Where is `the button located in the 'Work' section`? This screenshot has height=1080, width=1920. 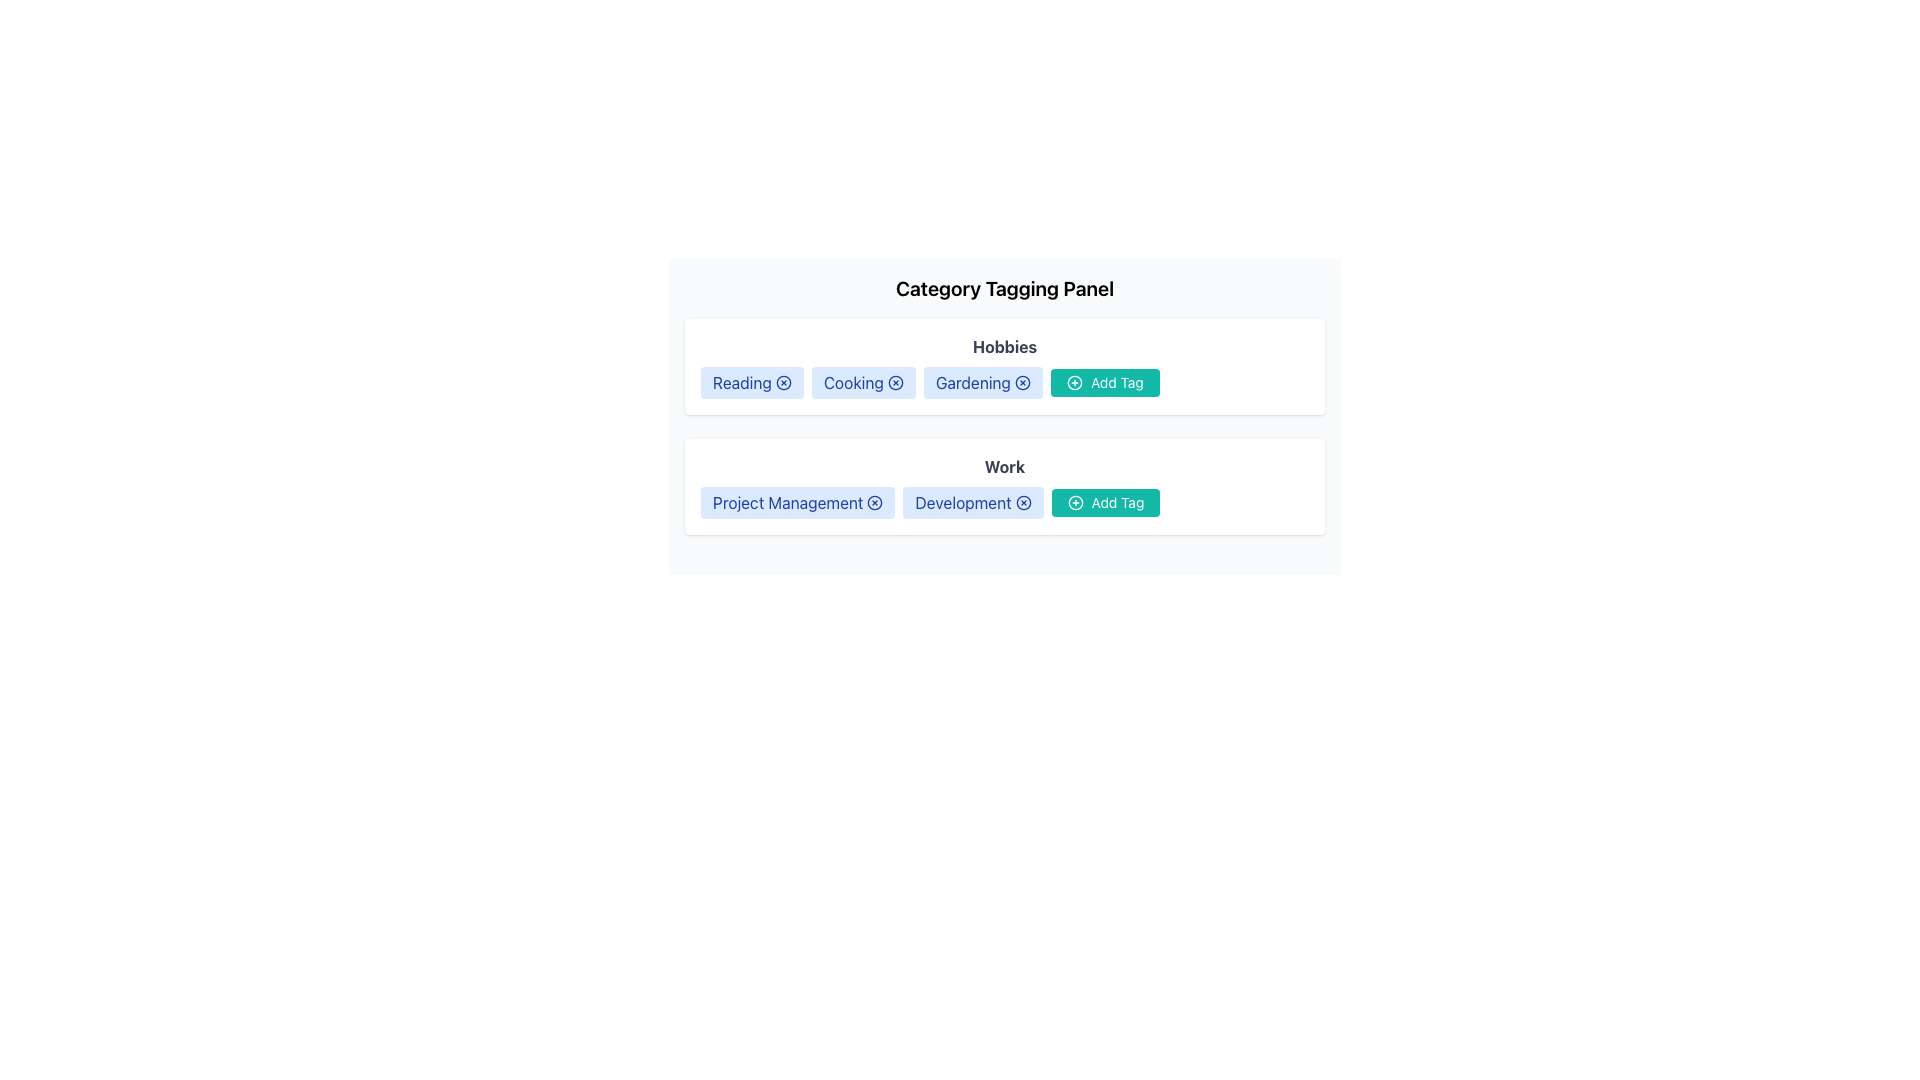
the button located in the 'Work' section is located at coordinates (1104, 501).